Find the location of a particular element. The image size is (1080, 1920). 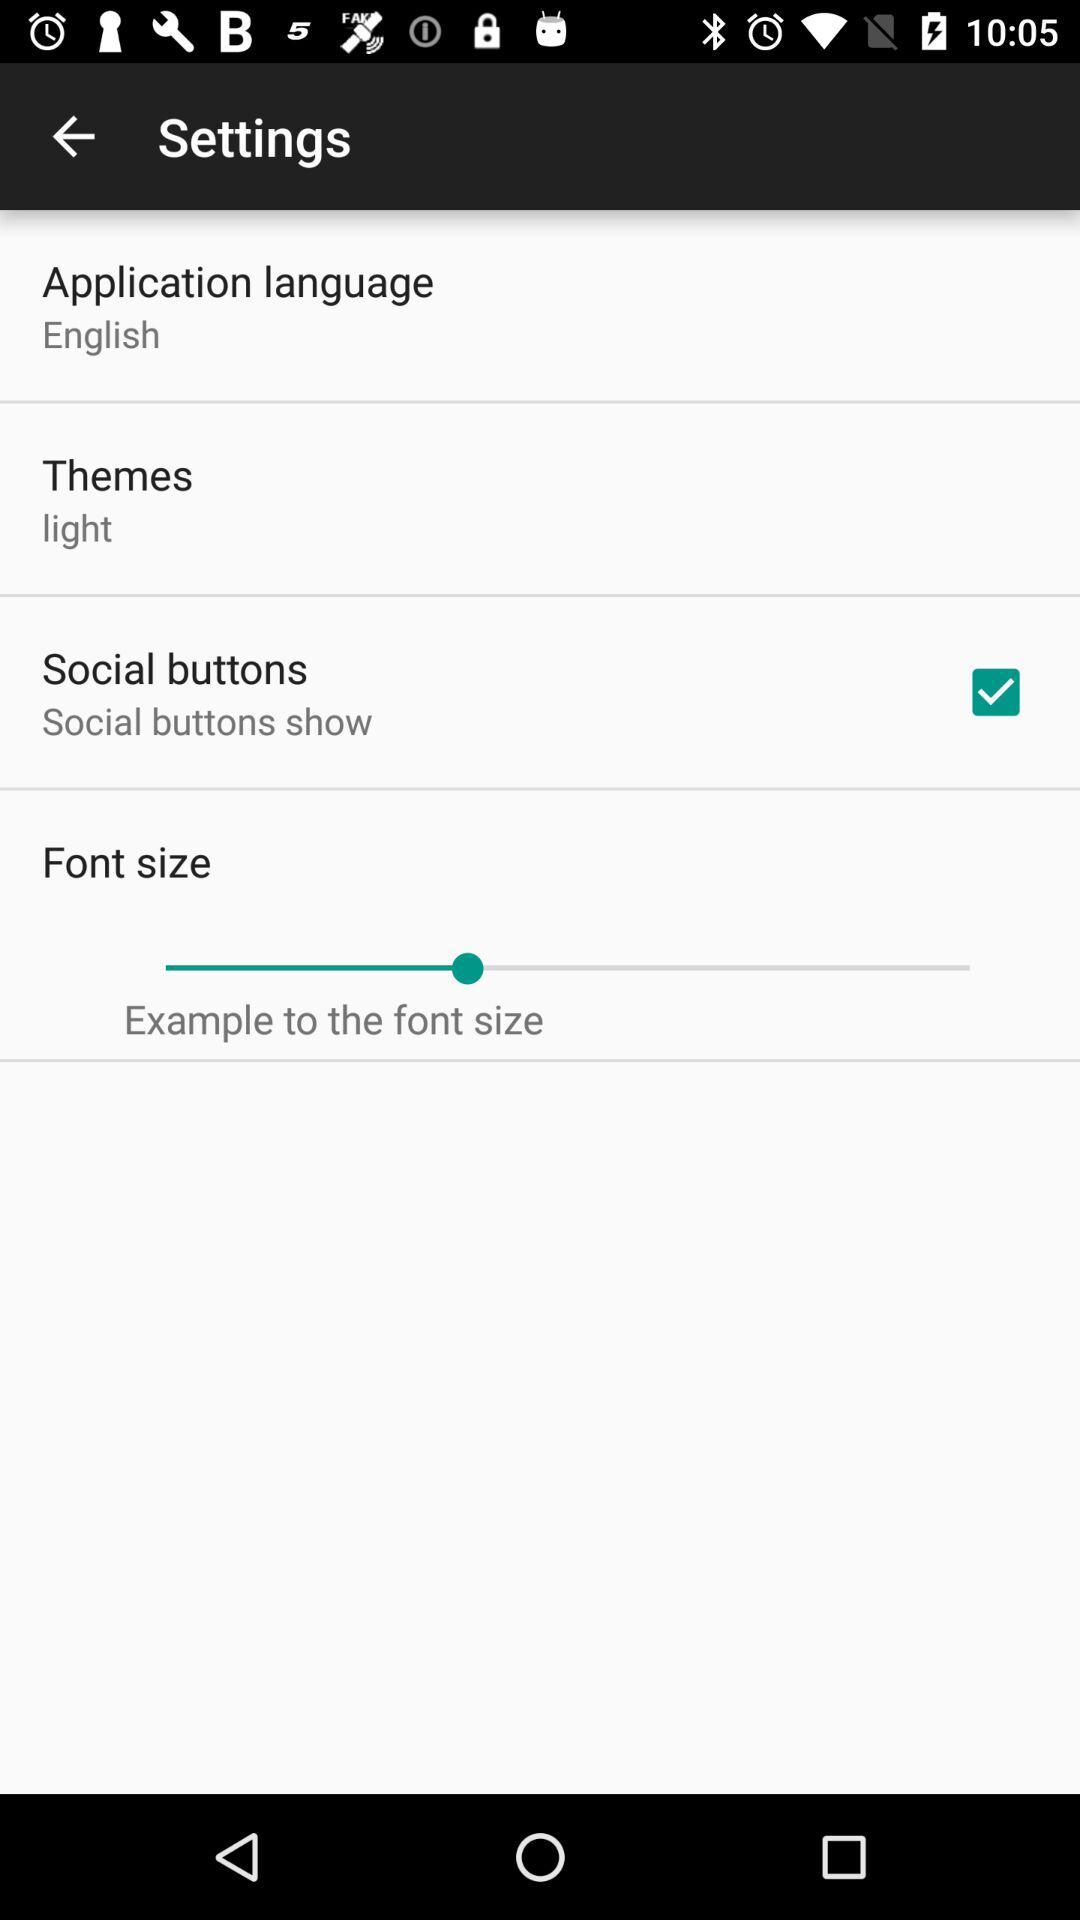

item next to settings item is located at coordinates (72, 135).